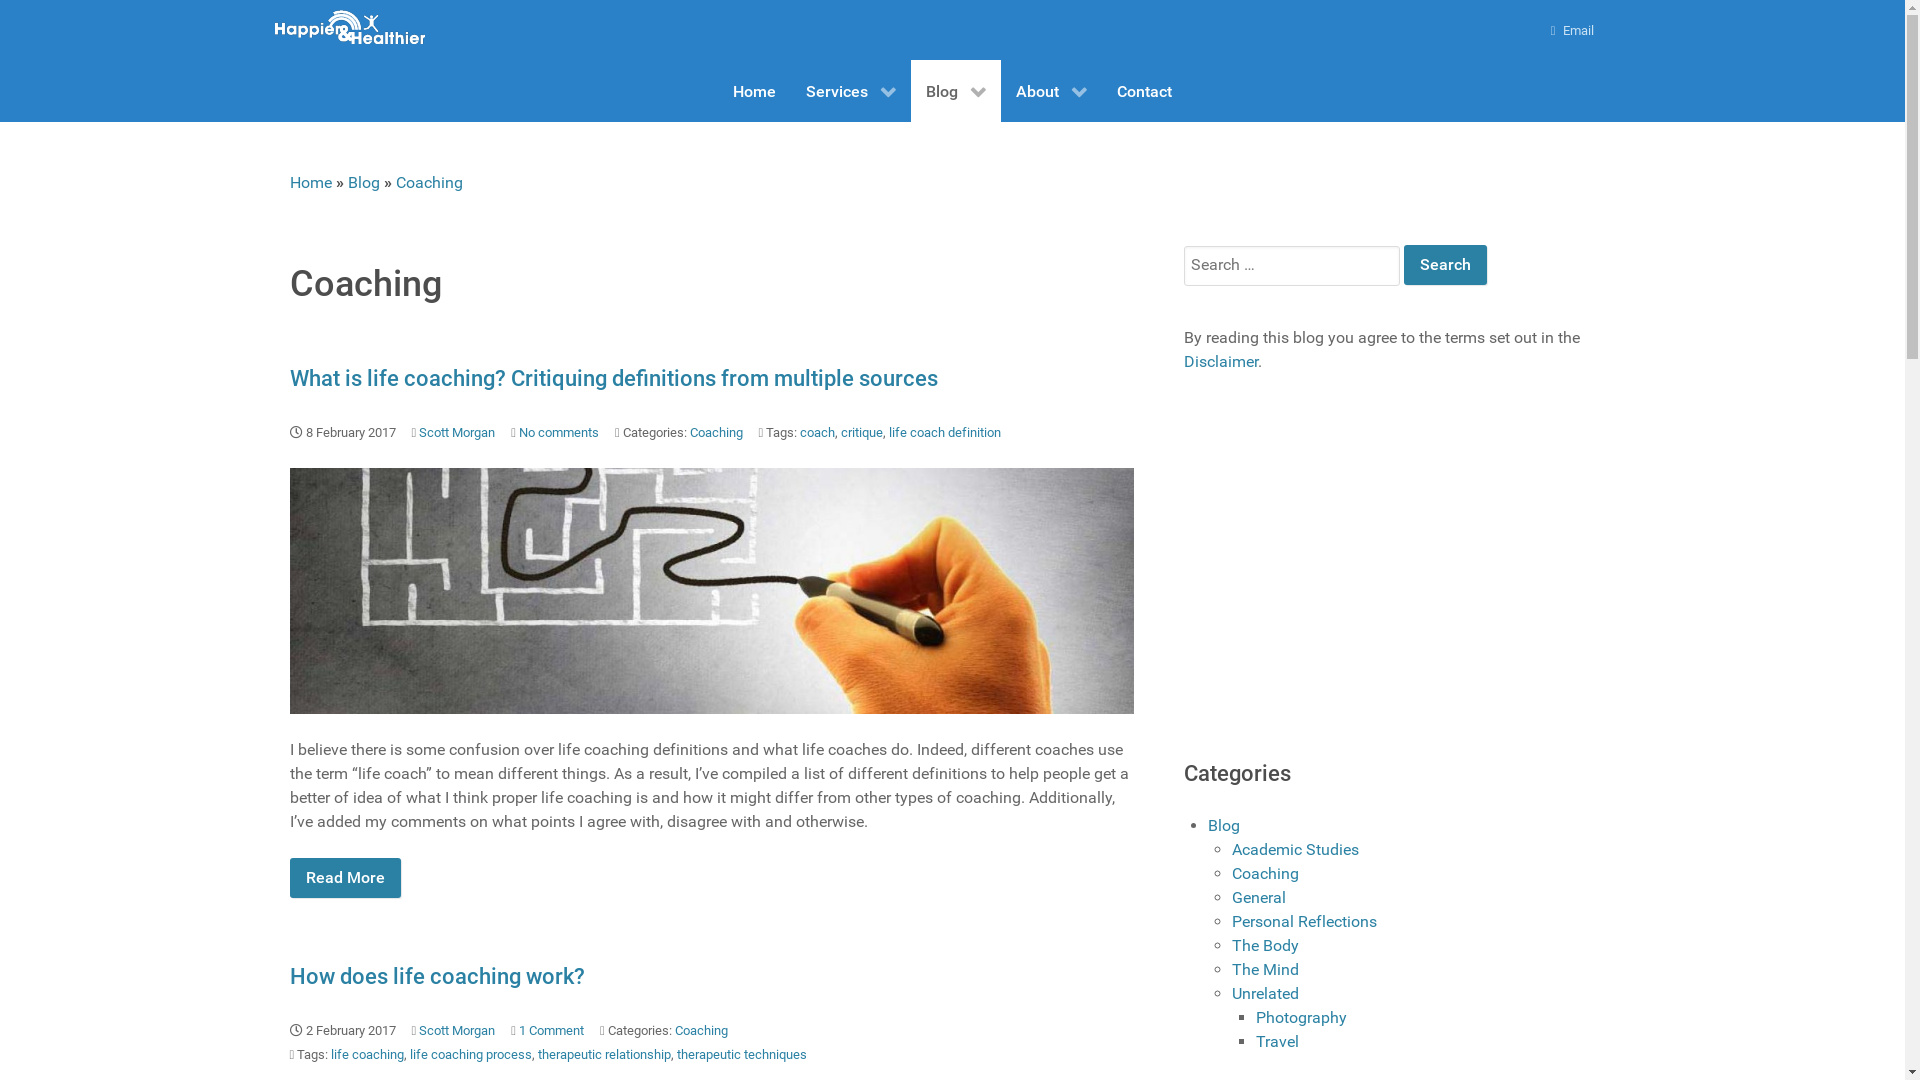 This screenshot has width=1920, height=1080. What do you see at coordinates (1549, 30) in the screenshot?
I see `'Email'` at bounding box center [1549, 30].